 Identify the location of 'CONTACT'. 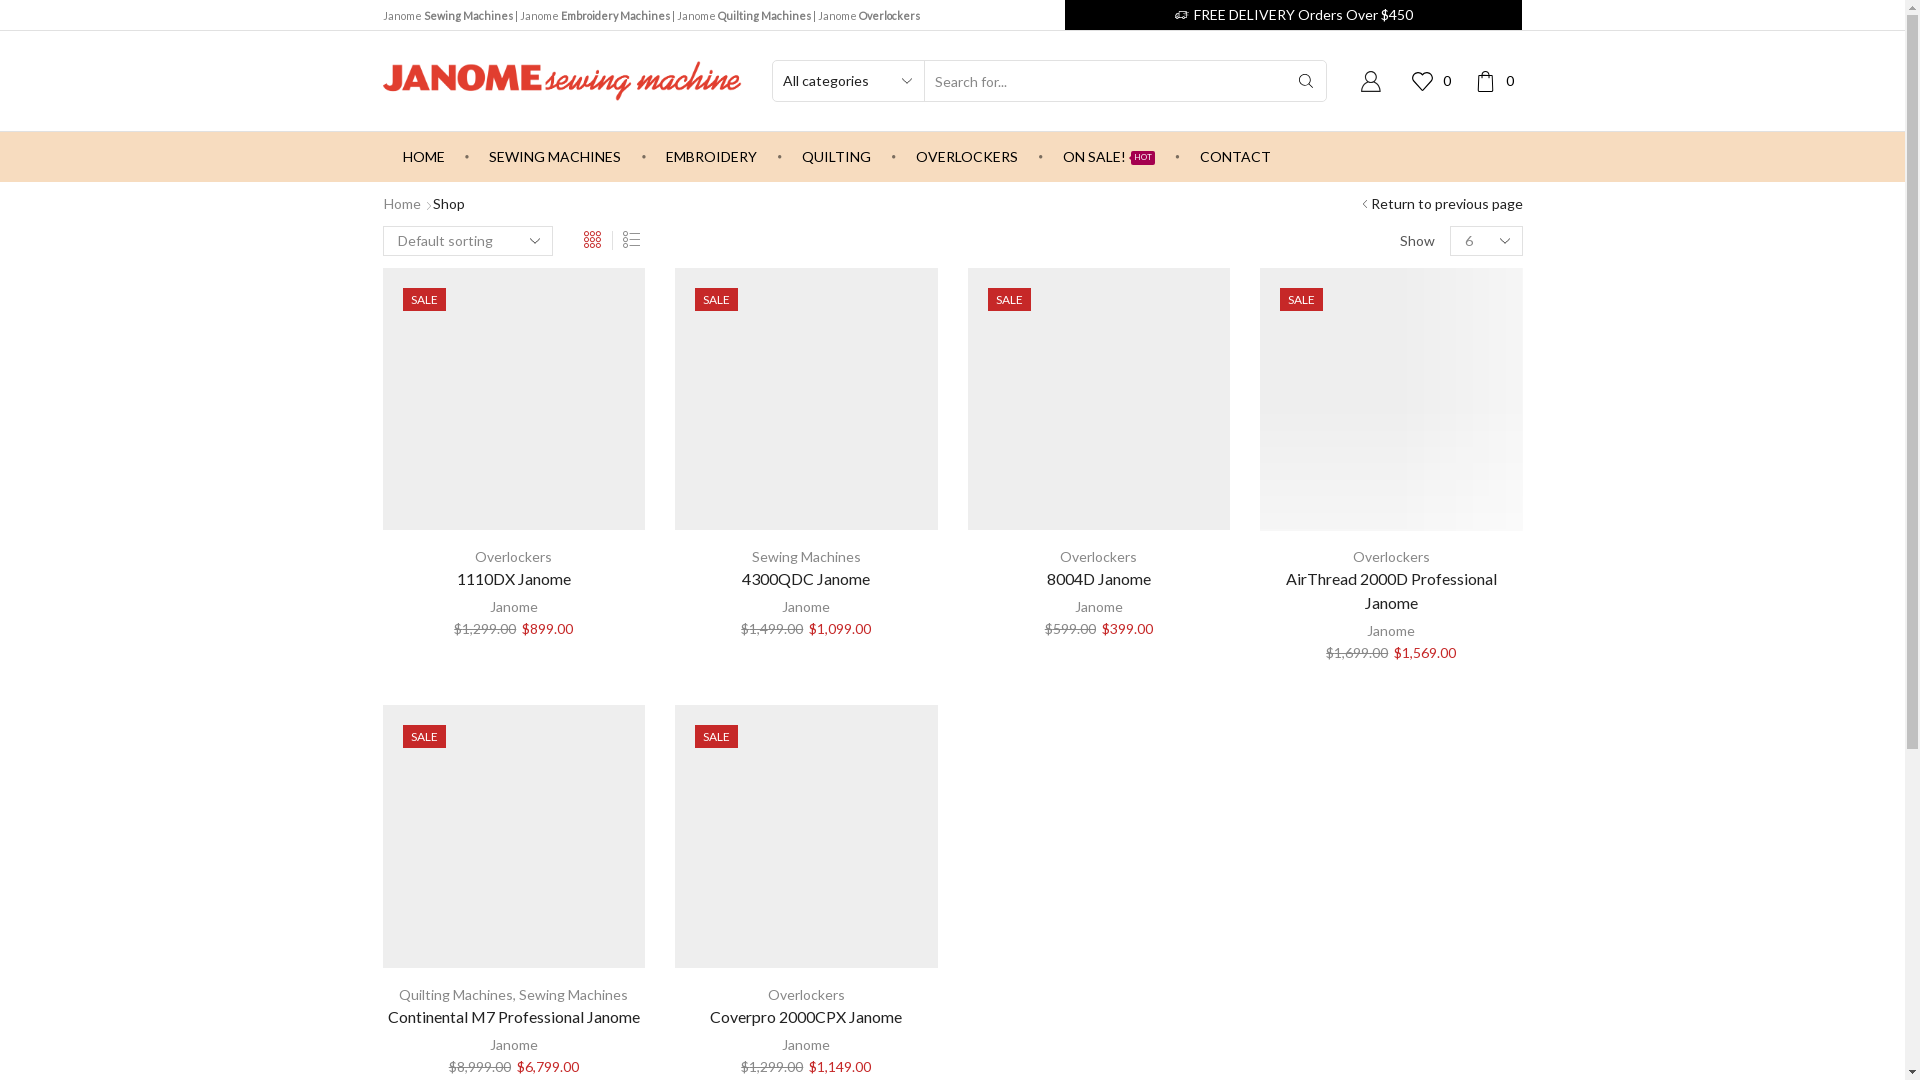
(1234, 156).